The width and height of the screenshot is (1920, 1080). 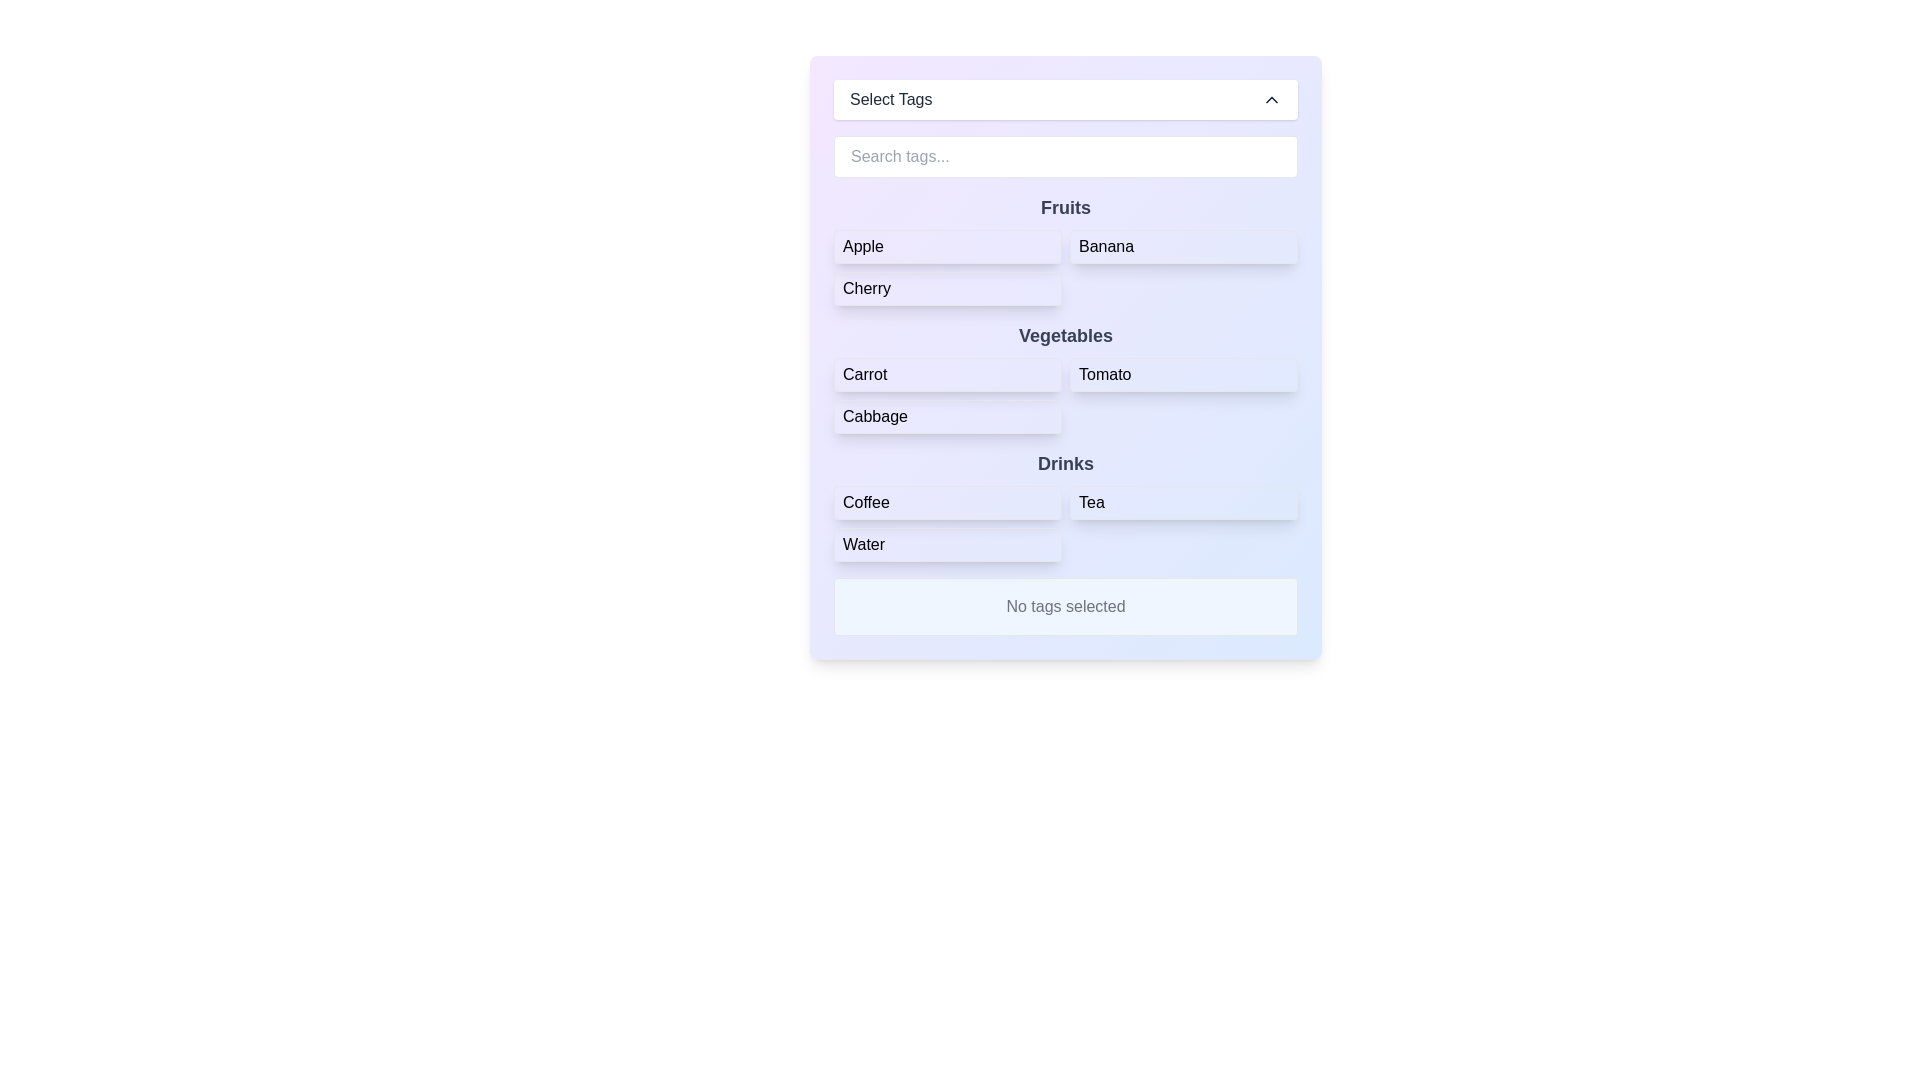 What do you see at coordinates (947, 501) in the screenshot?
I see `the 'Coffee' button located in the 'Drinks' section` at bounding box center [947, 501].